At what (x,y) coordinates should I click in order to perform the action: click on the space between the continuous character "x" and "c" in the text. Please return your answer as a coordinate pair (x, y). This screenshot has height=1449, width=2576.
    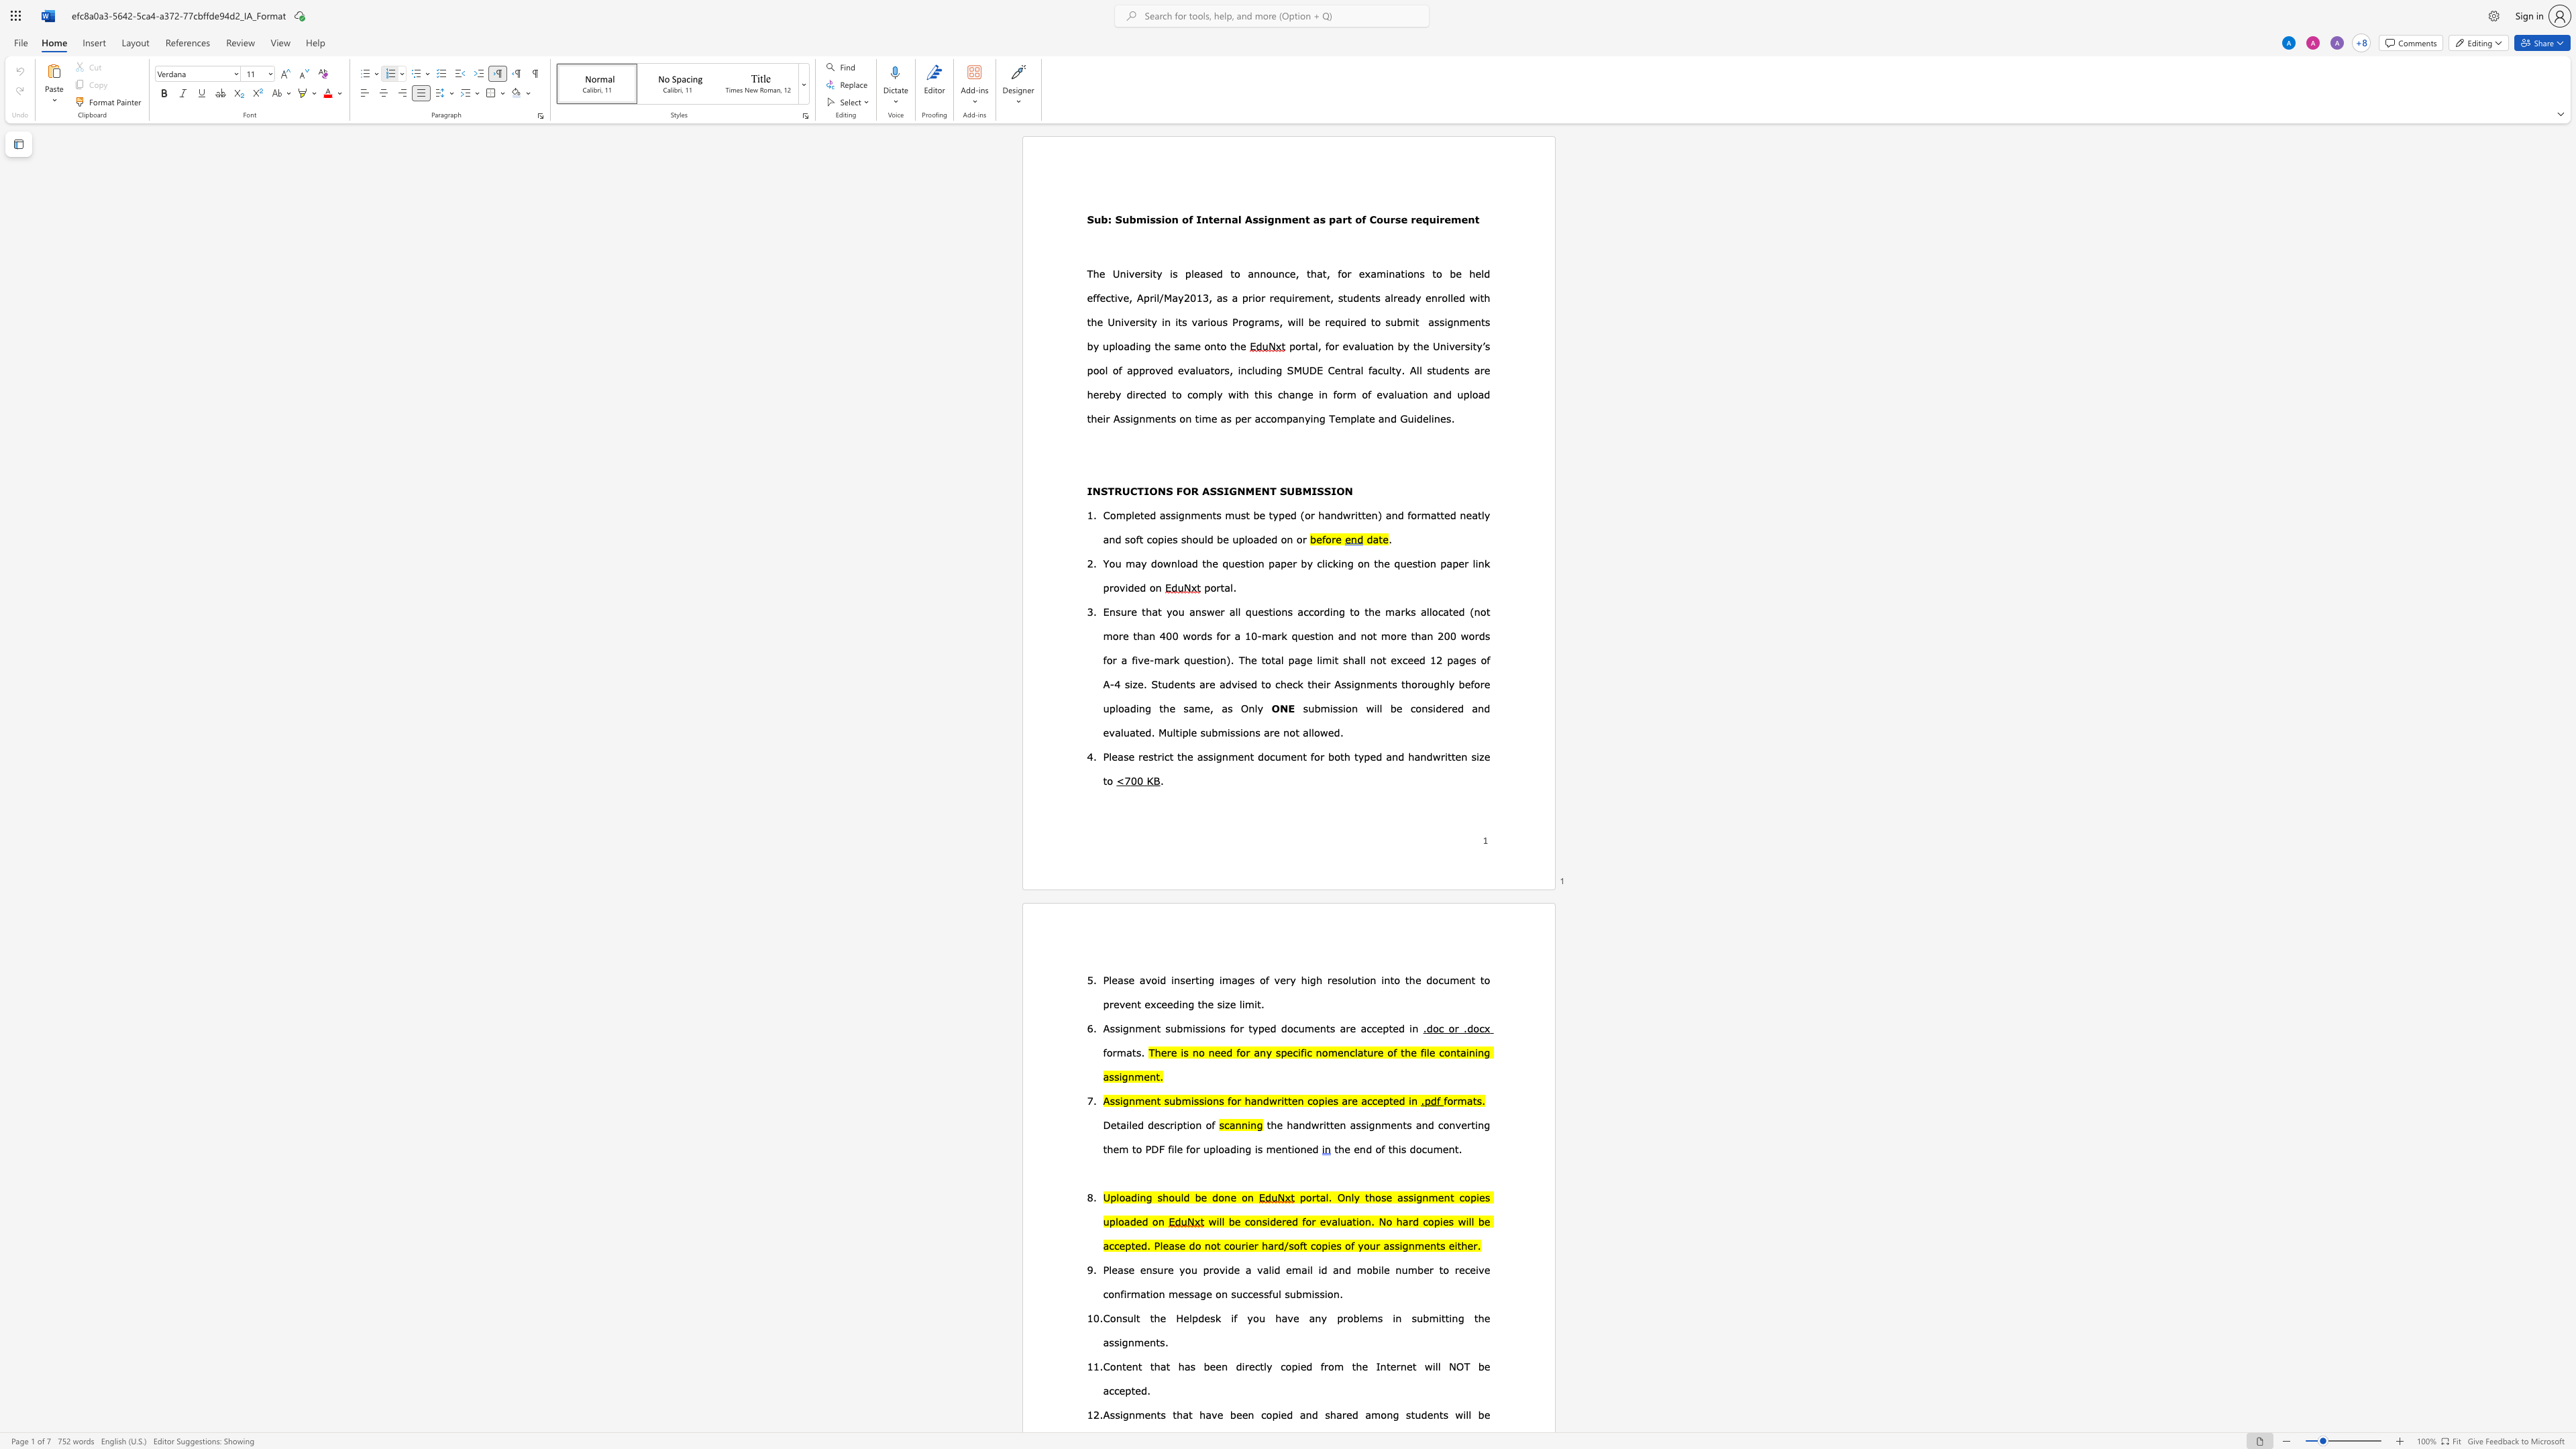
    Looking at the image, I should click on (1155, 1004).